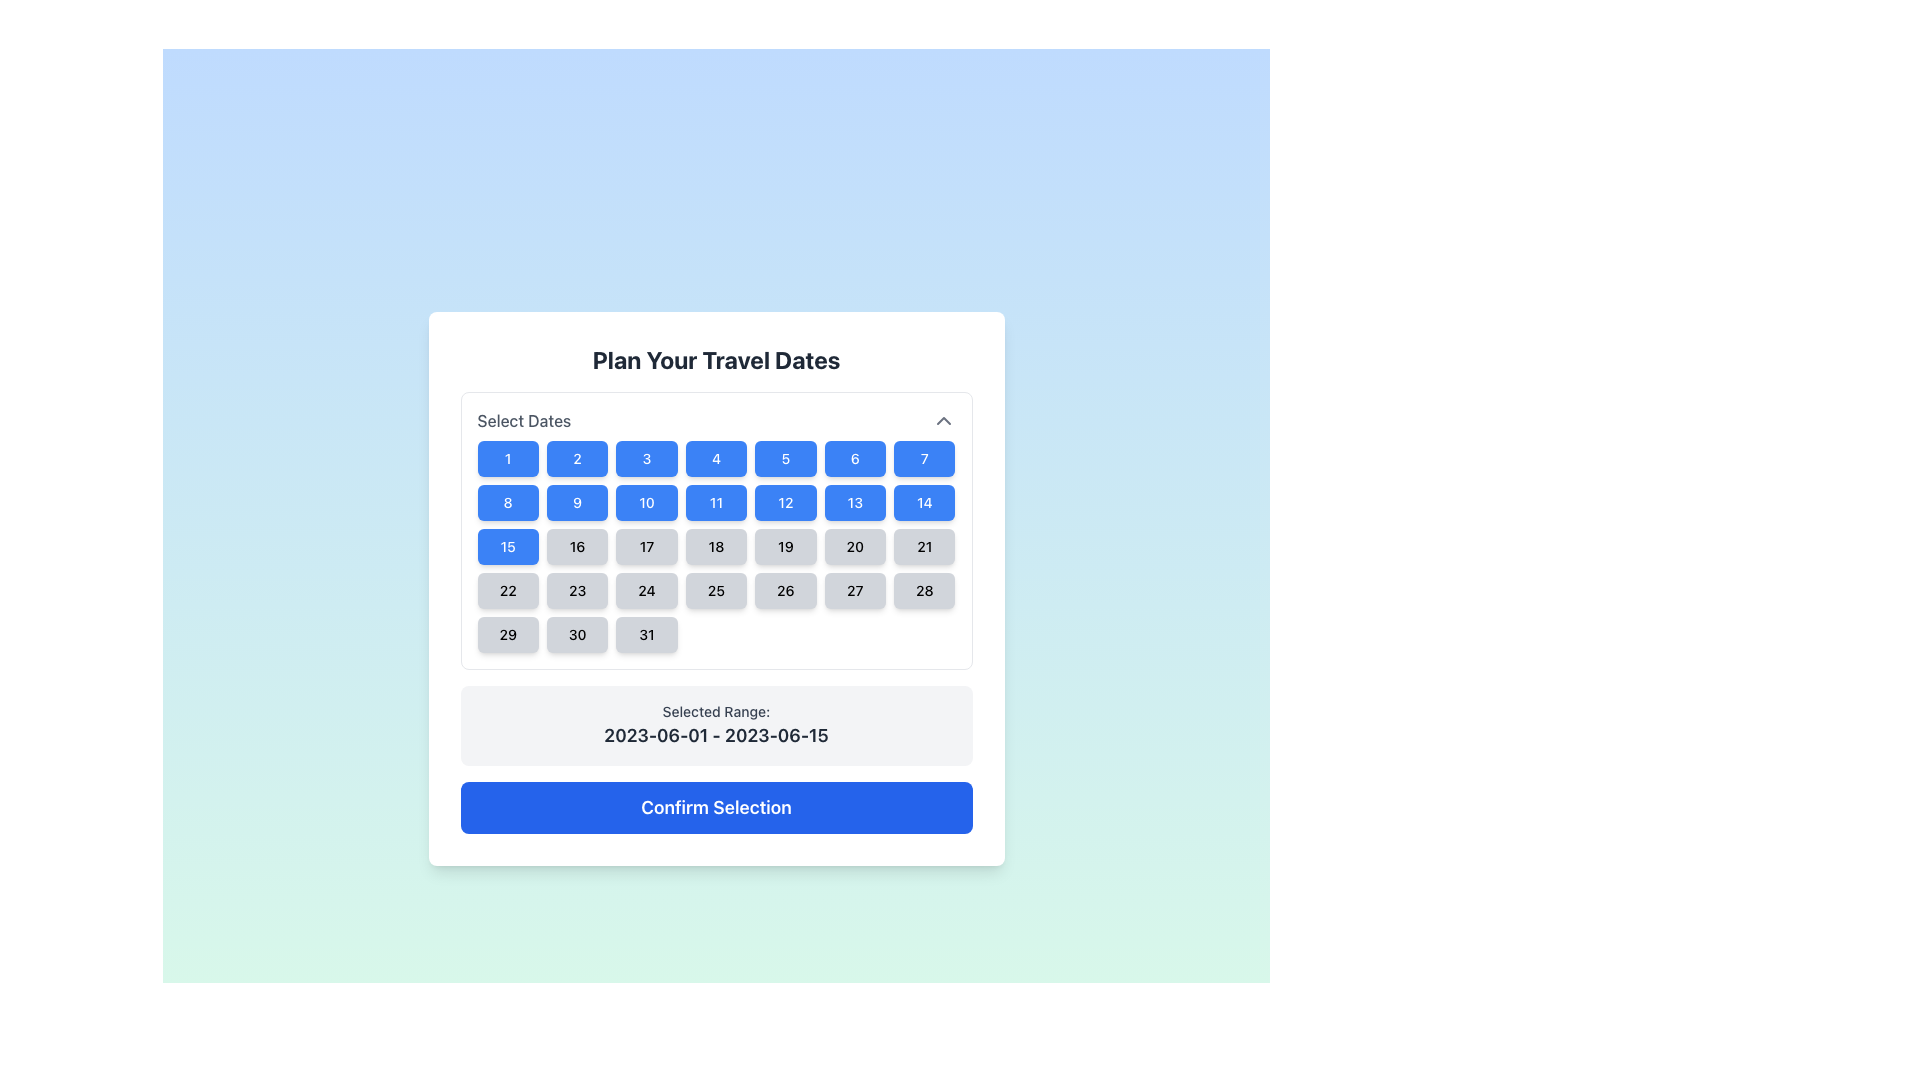 The height and width of the screenshot is (1080, 1920). Describe the element at coordinates (647, 635) in the screenshot. I see `the selectable date button representing the date '31' in the calendar interface` at that location.